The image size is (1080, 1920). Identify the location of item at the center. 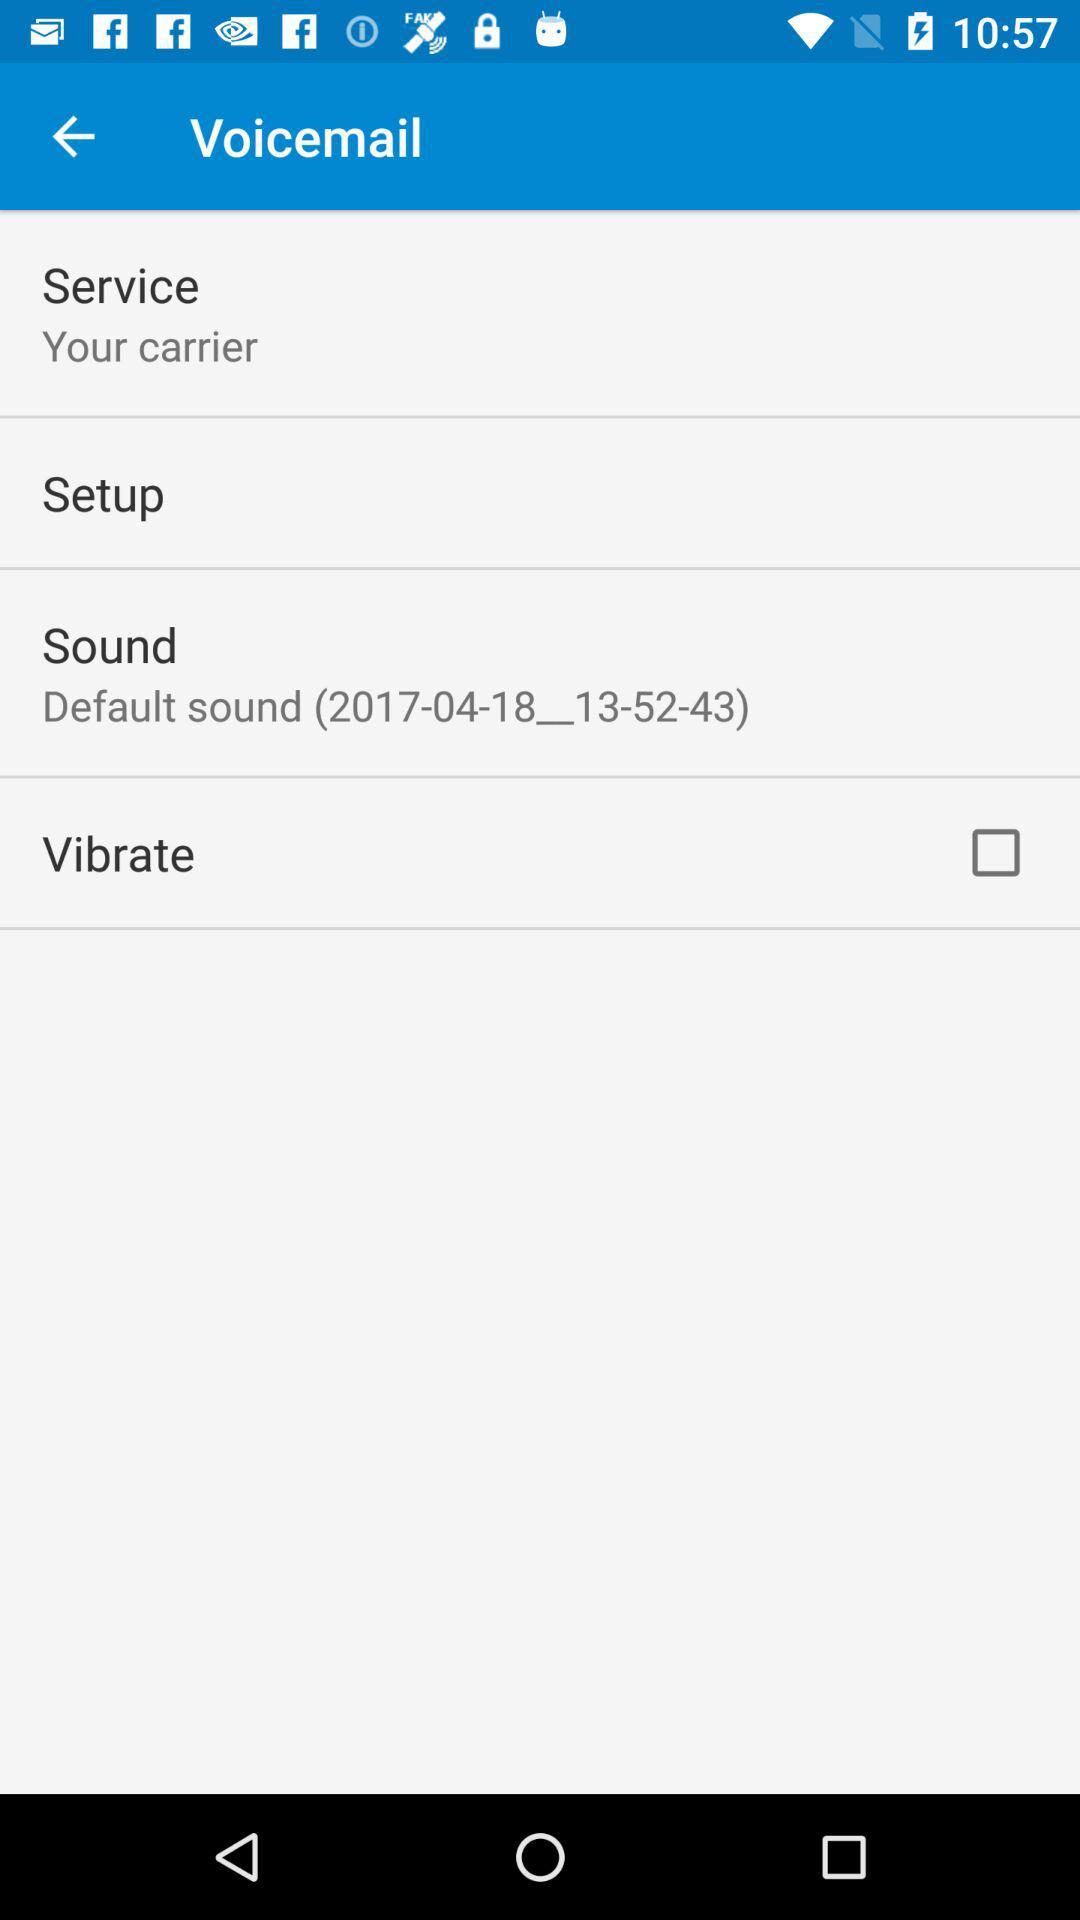
(396, 705).